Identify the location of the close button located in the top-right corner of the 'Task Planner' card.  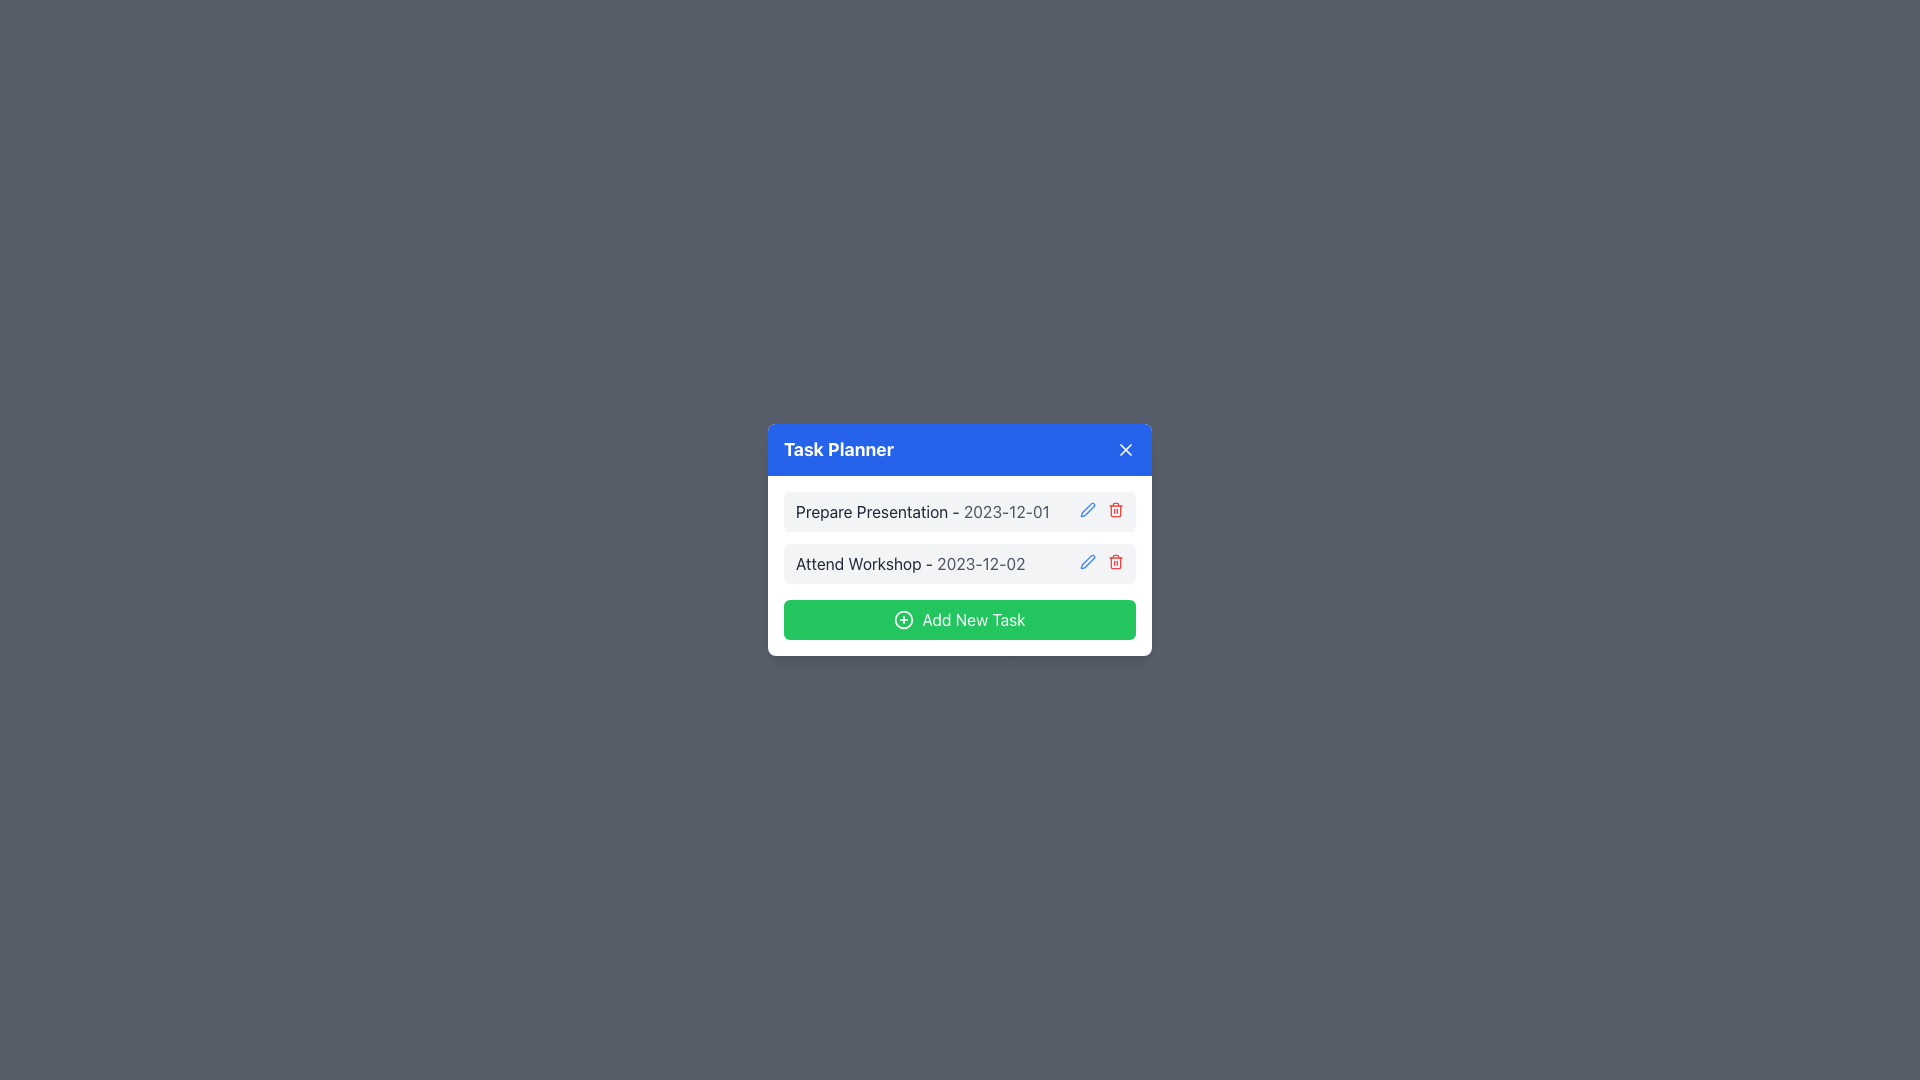
(1126, 450).